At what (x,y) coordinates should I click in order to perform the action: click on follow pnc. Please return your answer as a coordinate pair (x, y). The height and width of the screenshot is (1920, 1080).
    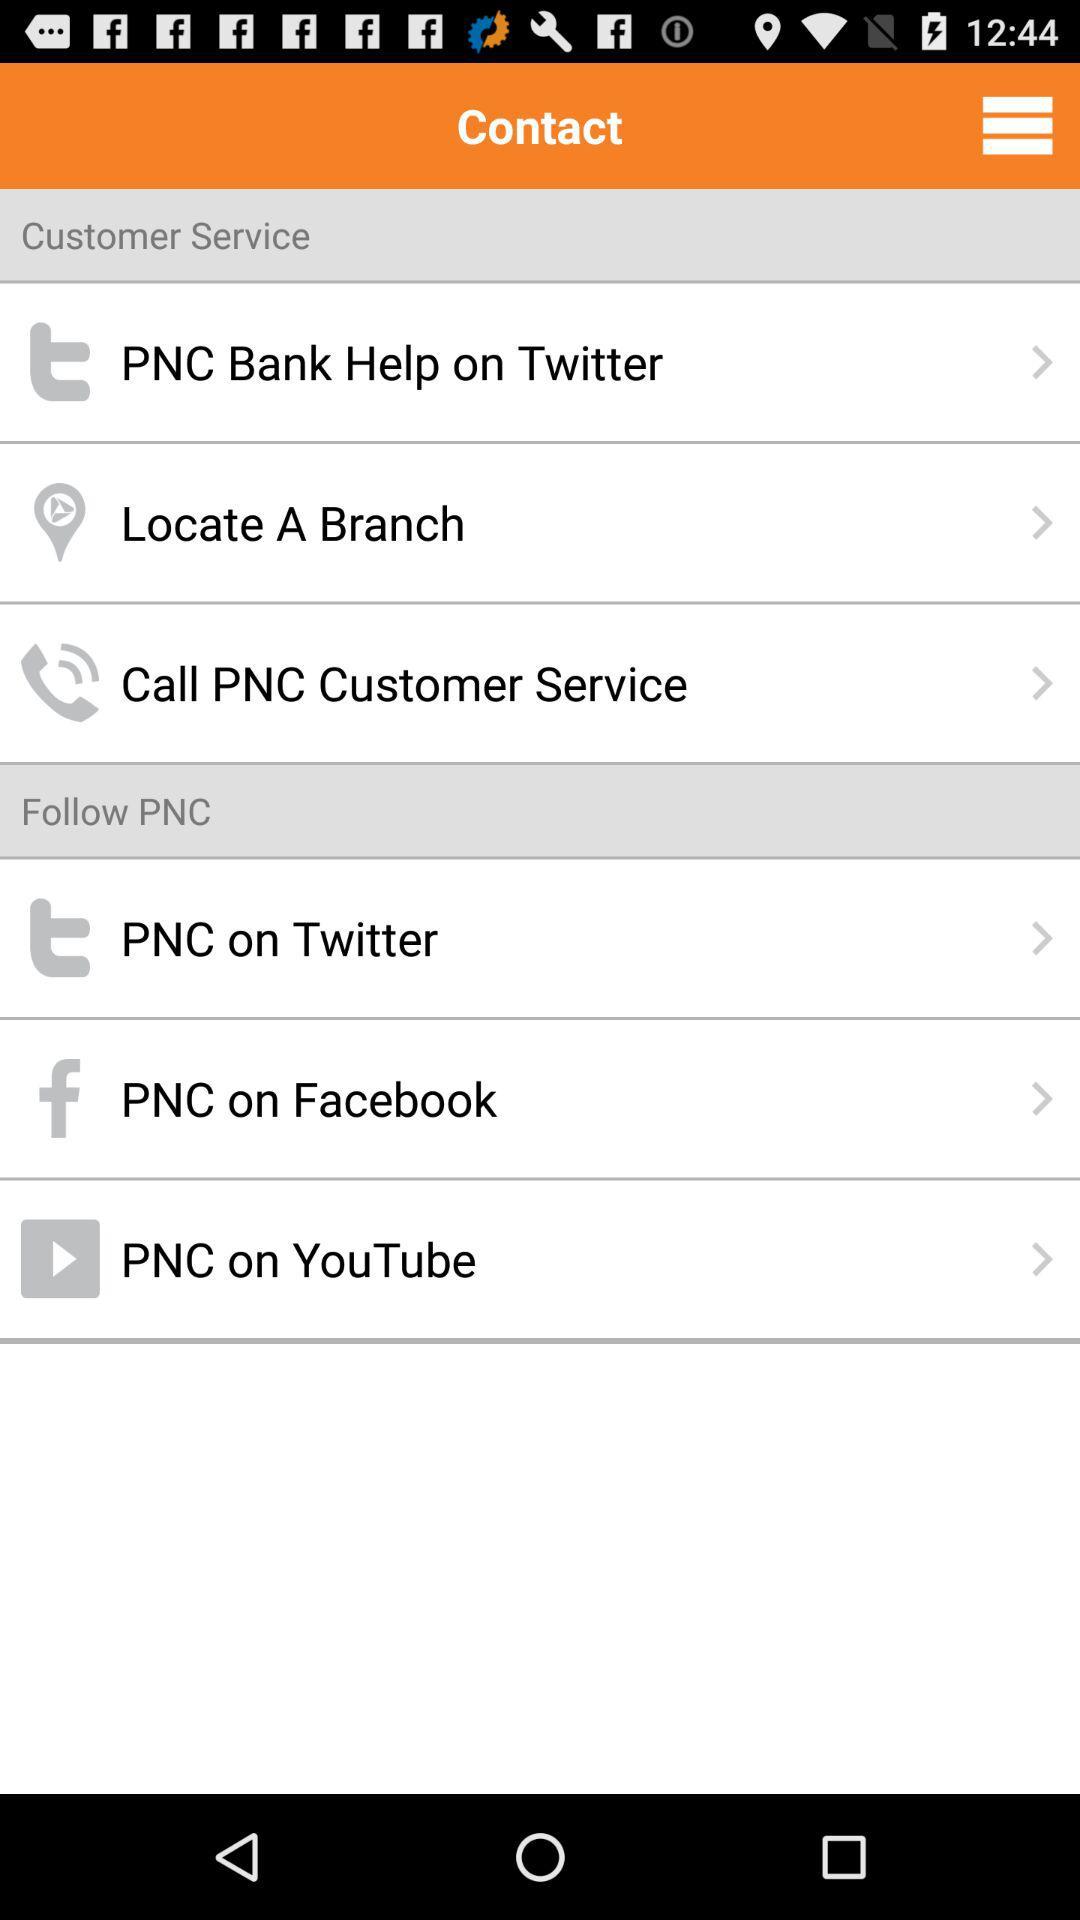
    Looking at the image, I should click on (116, 810).